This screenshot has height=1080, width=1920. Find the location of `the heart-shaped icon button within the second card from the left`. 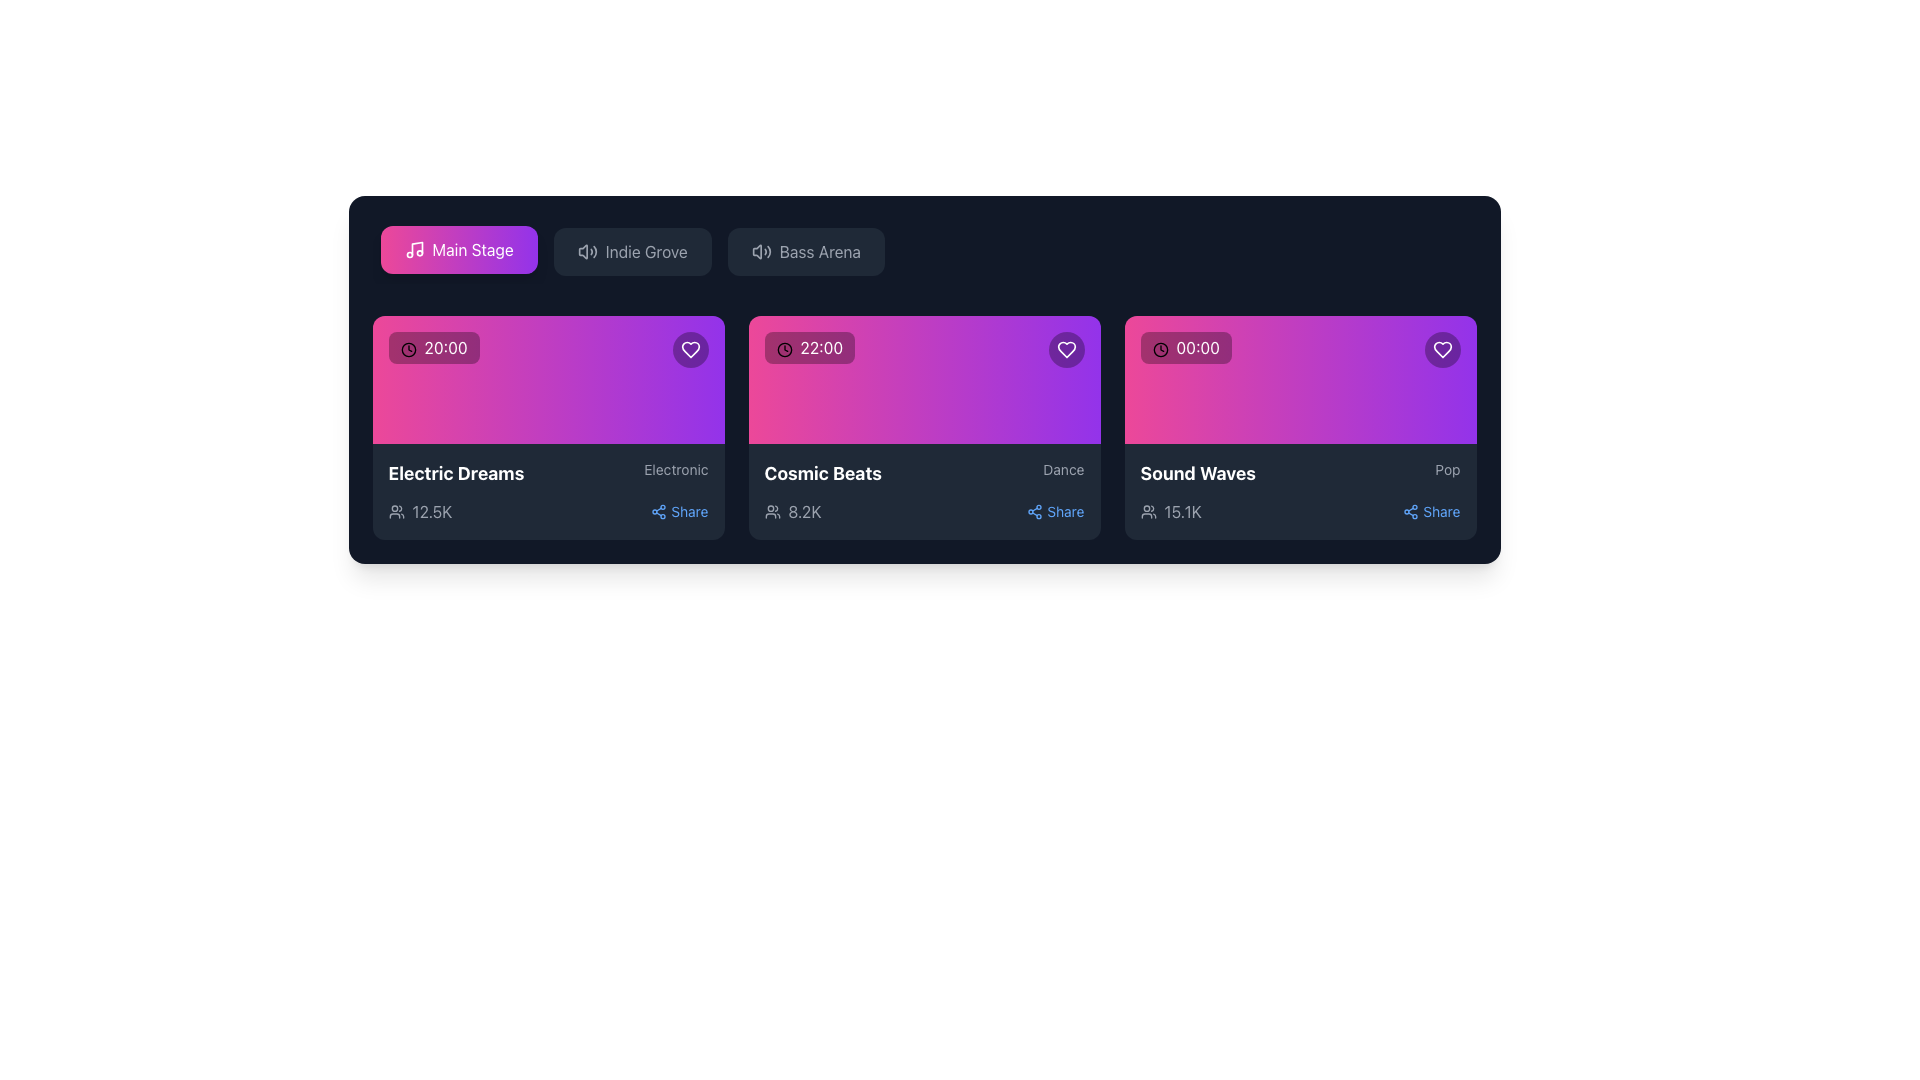

the heart-shaped icon button within the second card from the left is located at coordinates (1065, 349).